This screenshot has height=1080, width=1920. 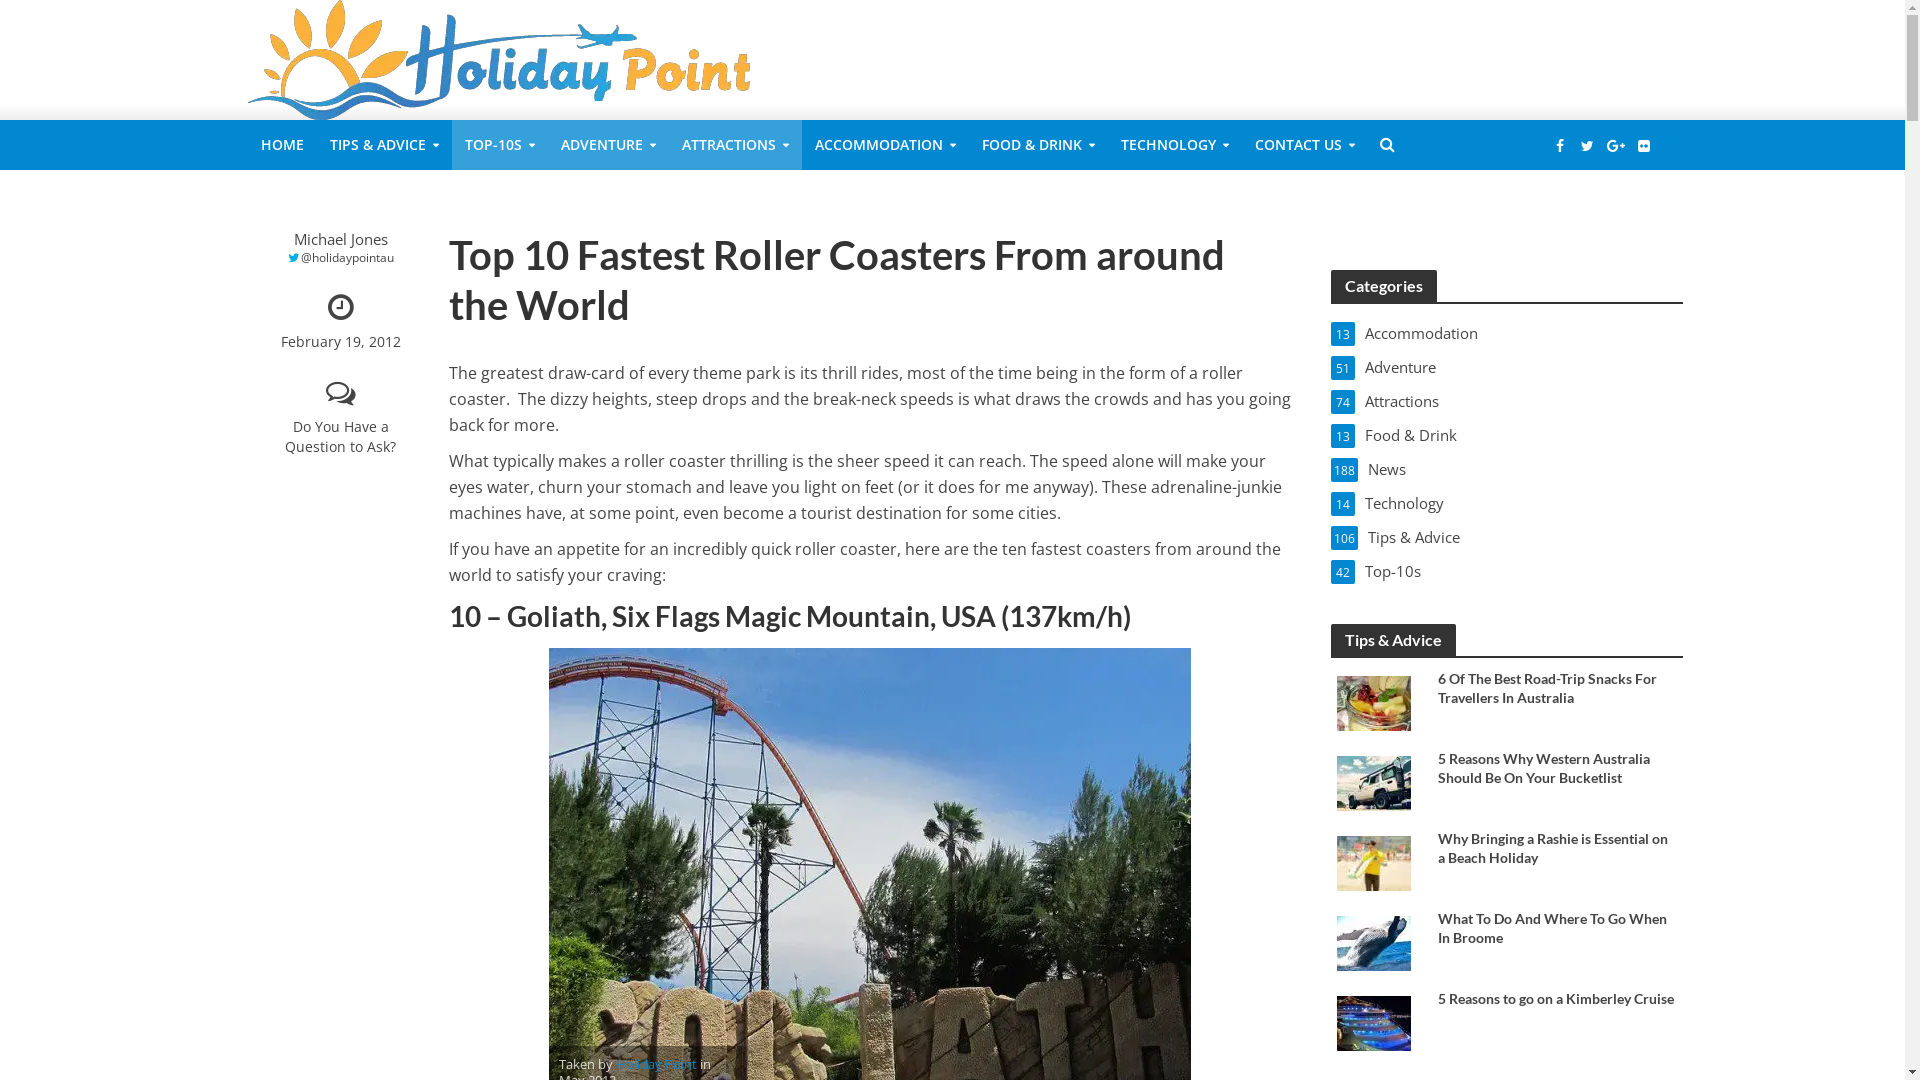 What do you see at coordinates (281, 144) in the screenshot?
I see `'HOME'` at bounding box center [281, 144].